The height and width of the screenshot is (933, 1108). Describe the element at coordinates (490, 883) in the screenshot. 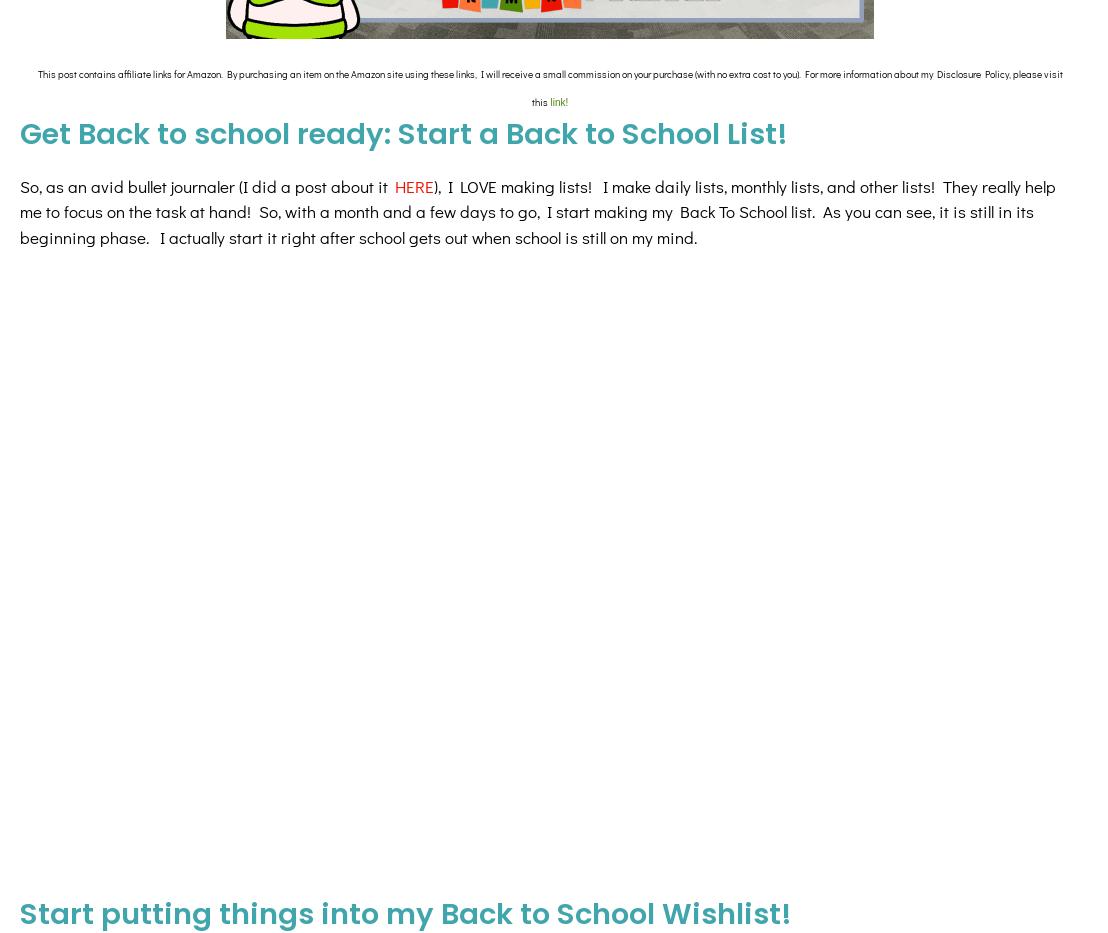

I see `'need'` at that location.